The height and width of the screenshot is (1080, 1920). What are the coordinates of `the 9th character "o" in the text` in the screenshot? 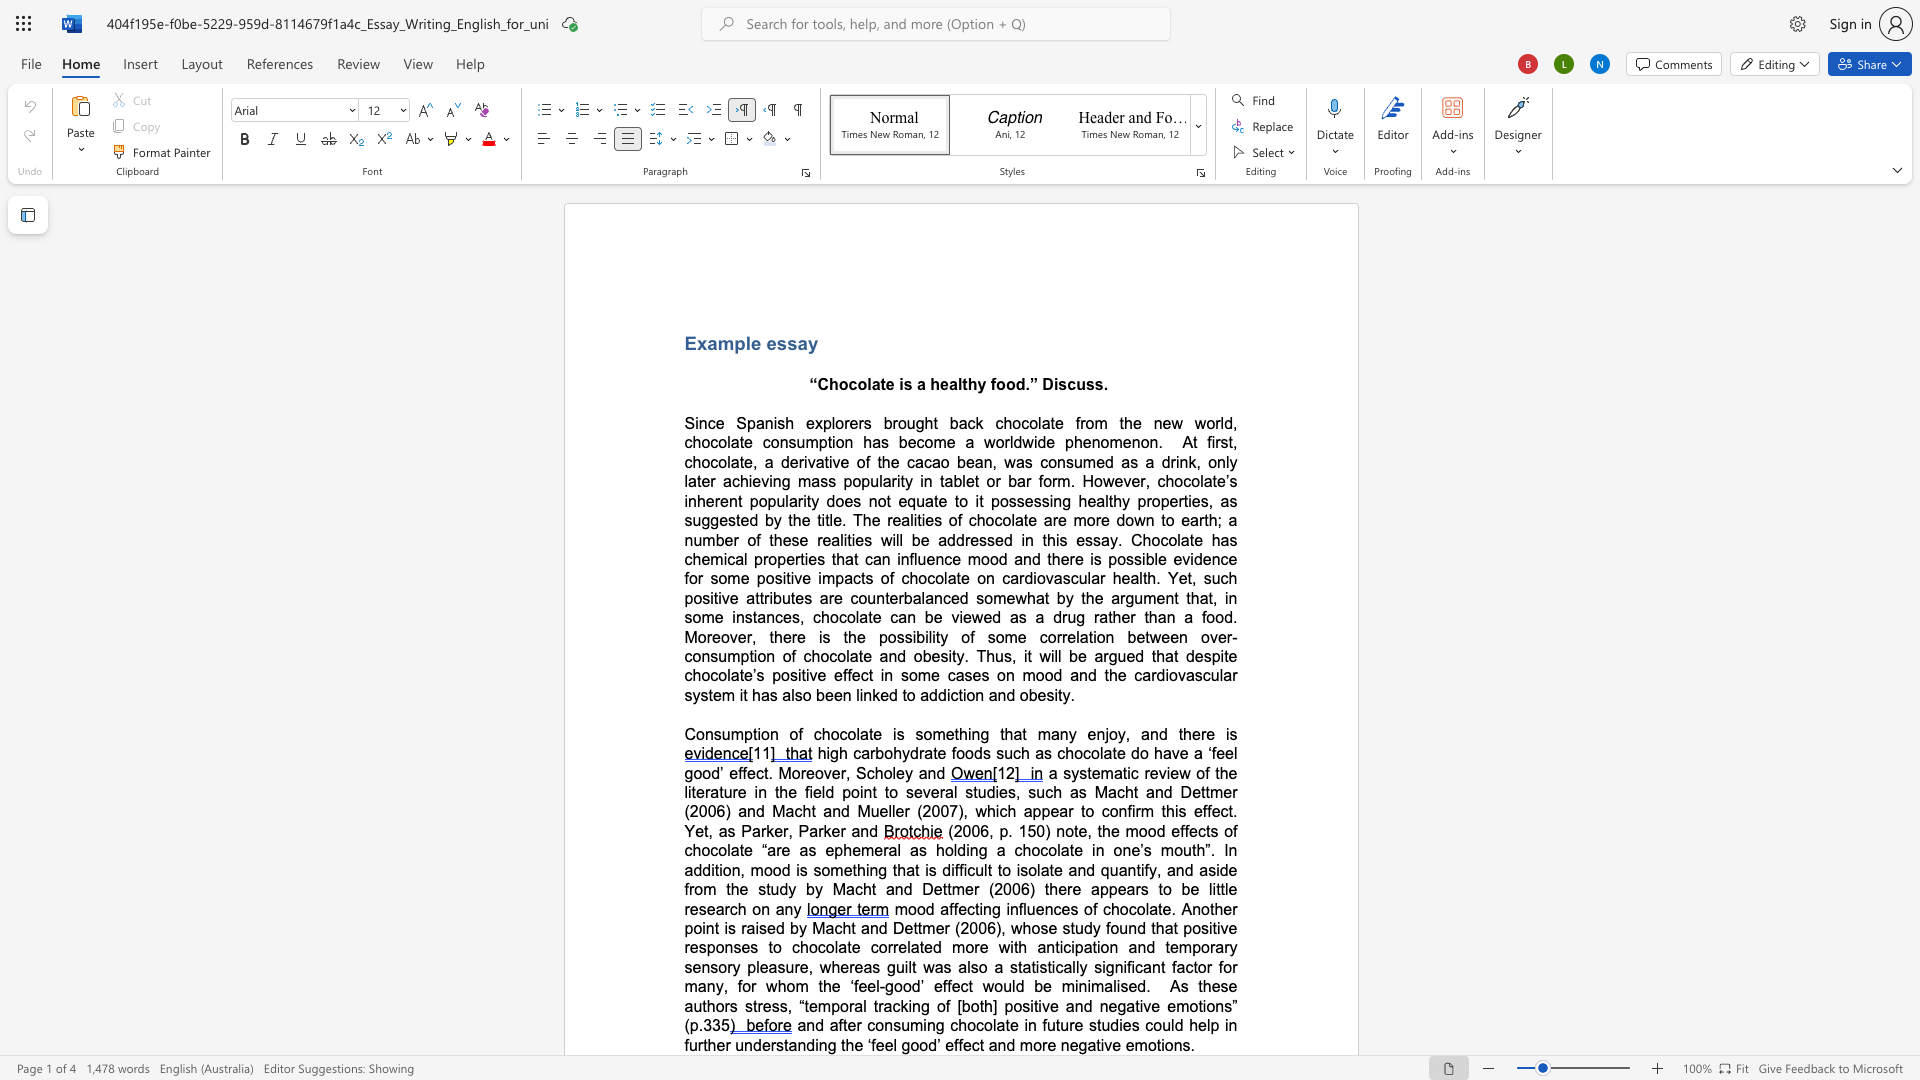 It's located at (795, 772).